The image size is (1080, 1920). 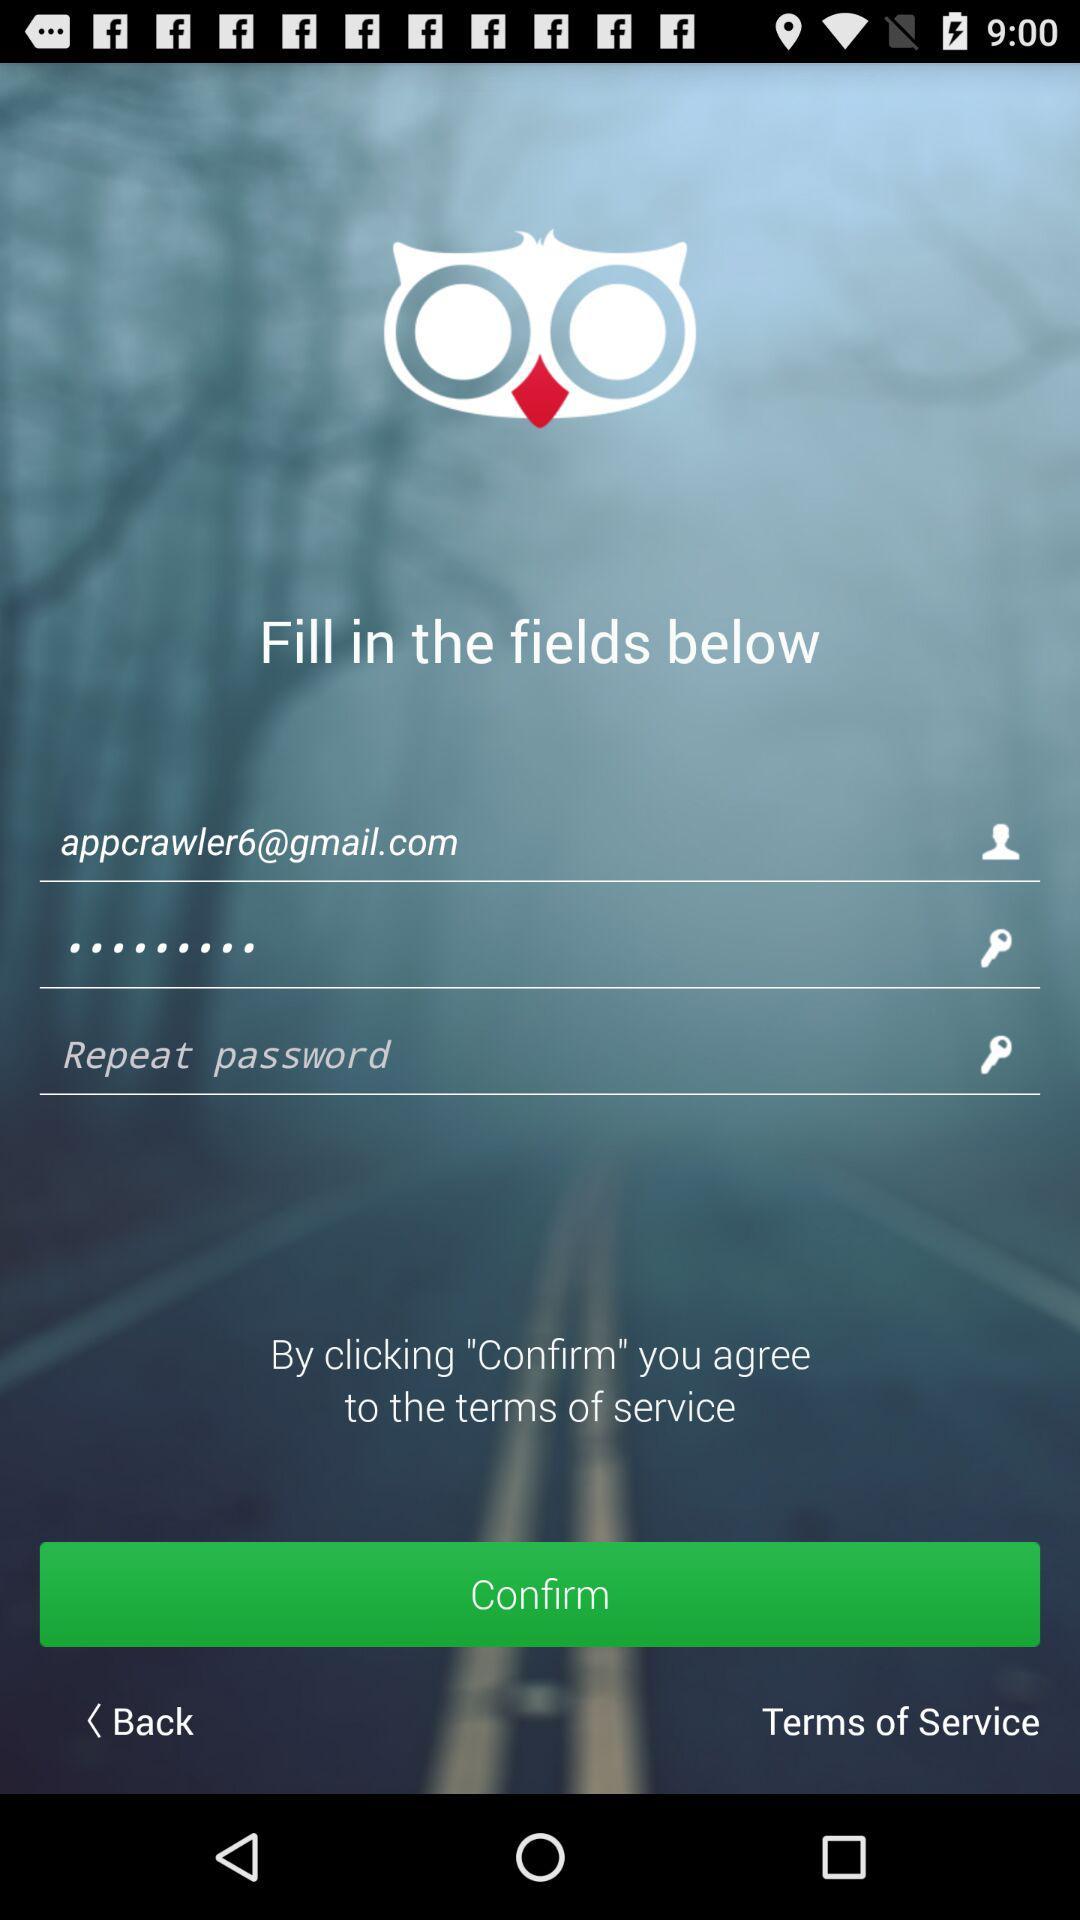 What do you see at coordinates (510, 1053) in the screenshot?
I see `password` at bounding box center [510, 1053].